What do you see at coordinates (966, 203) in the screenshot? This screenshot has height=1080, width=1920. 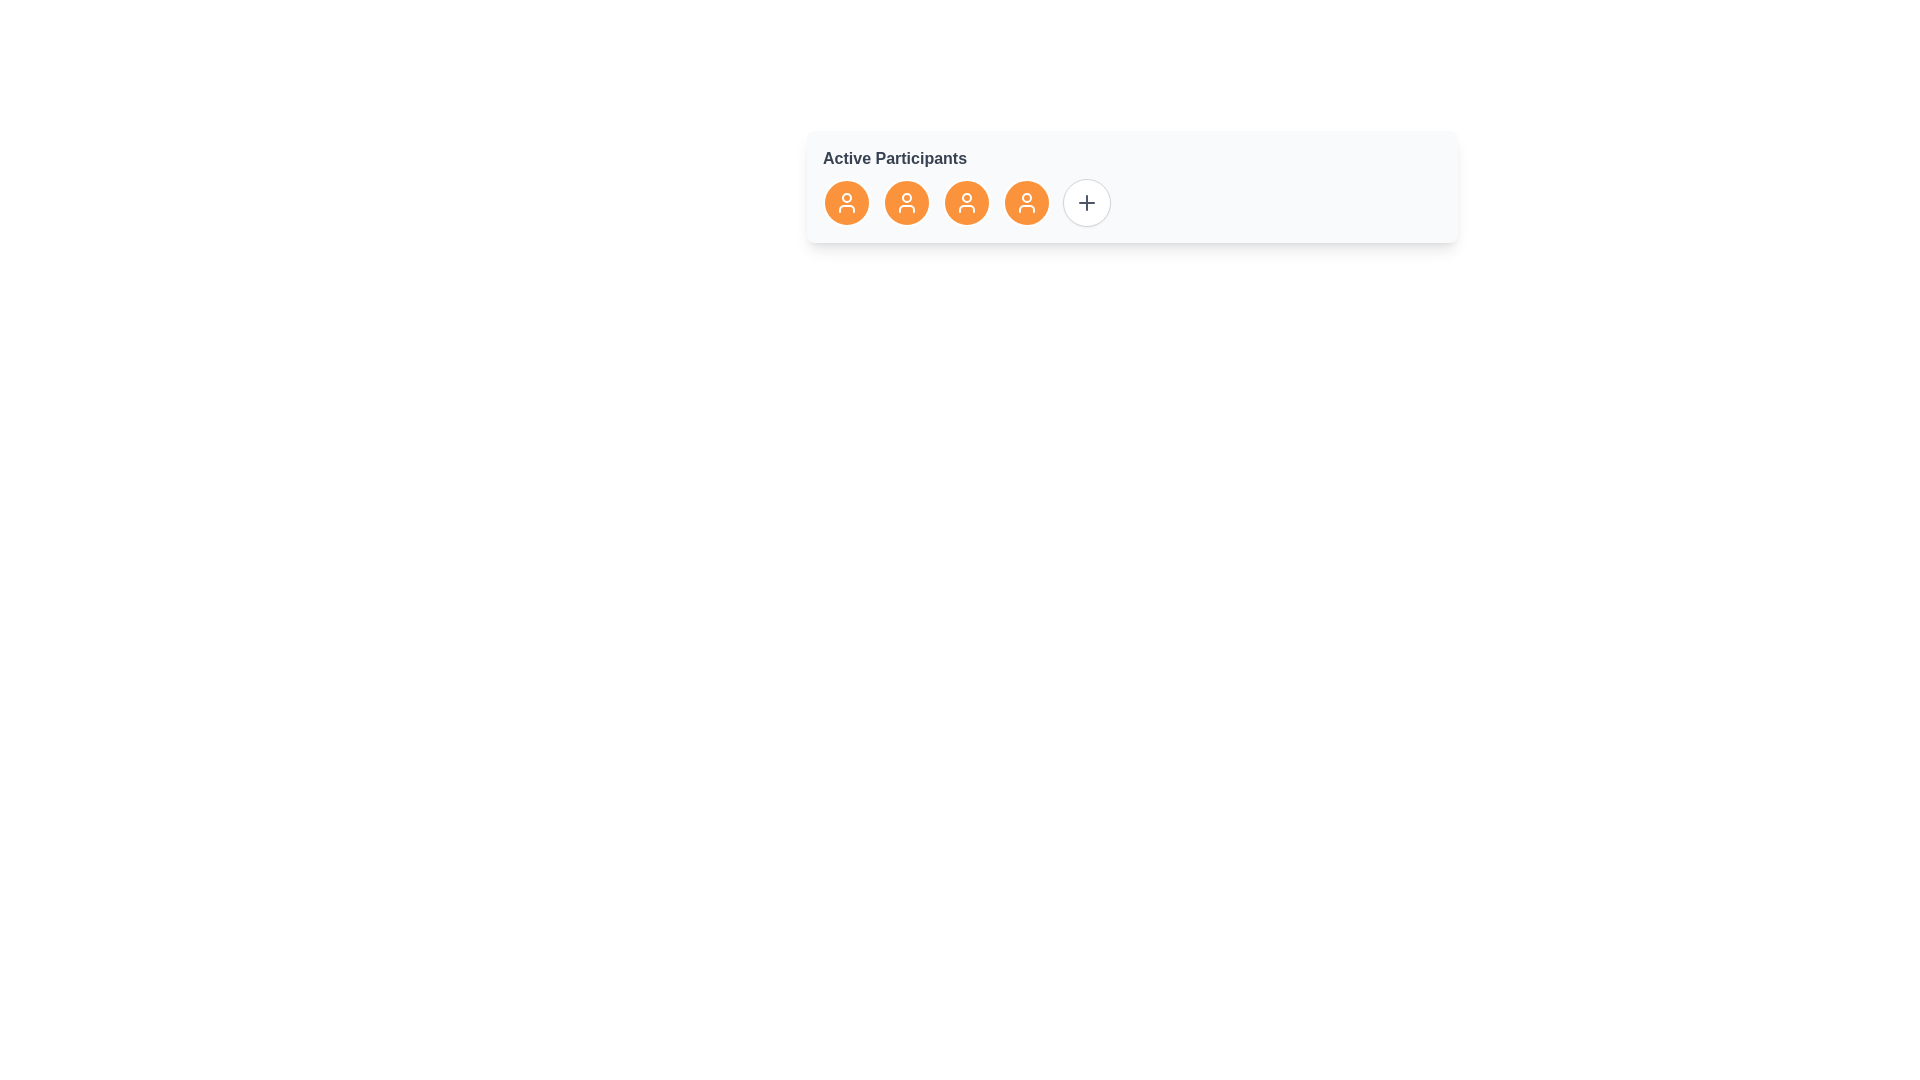 I see `the third circular icon from the left in the 'Active Participants' section, which is orange with a white border and contains a user symbol` at bounding box center [966, 203].